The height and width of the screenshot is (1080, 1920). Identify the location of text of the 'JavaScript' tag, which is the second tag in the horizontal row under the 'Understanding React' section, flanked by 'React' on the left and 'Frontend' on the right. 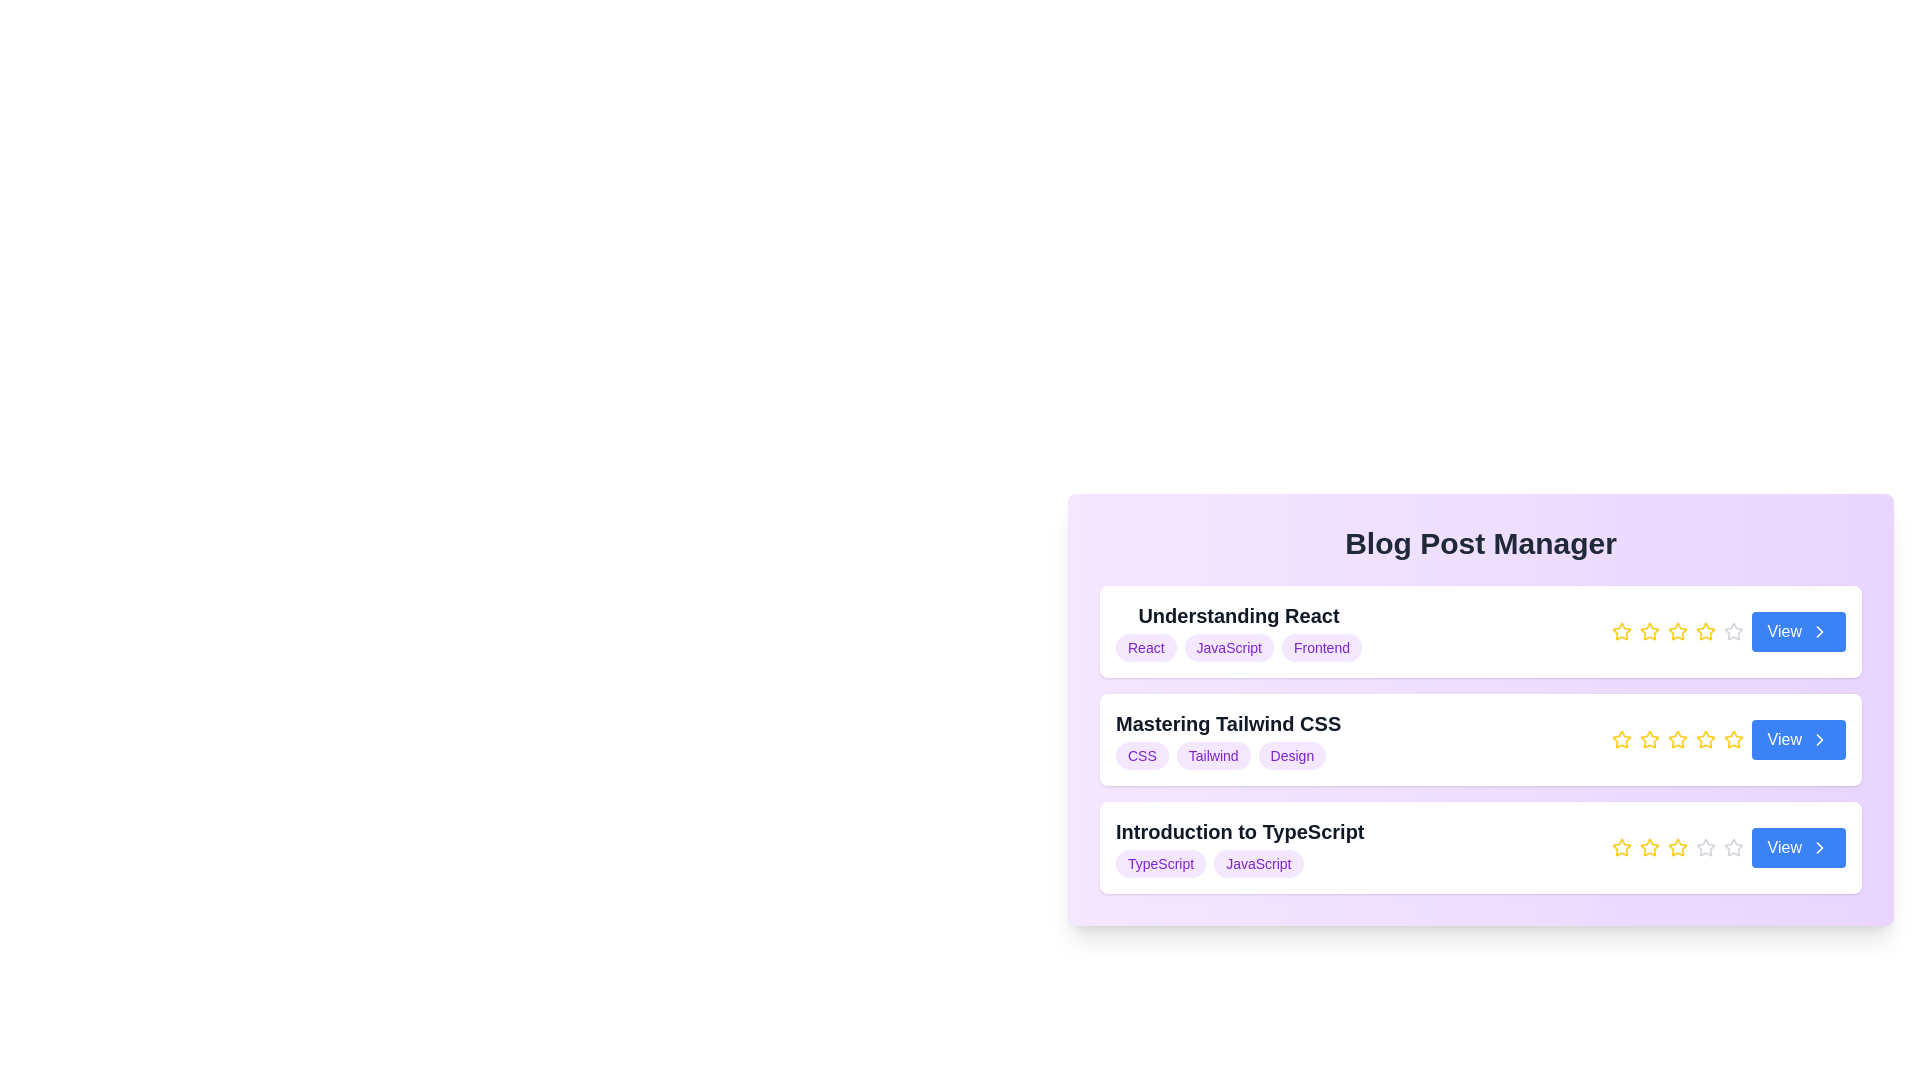
(1228, 648).